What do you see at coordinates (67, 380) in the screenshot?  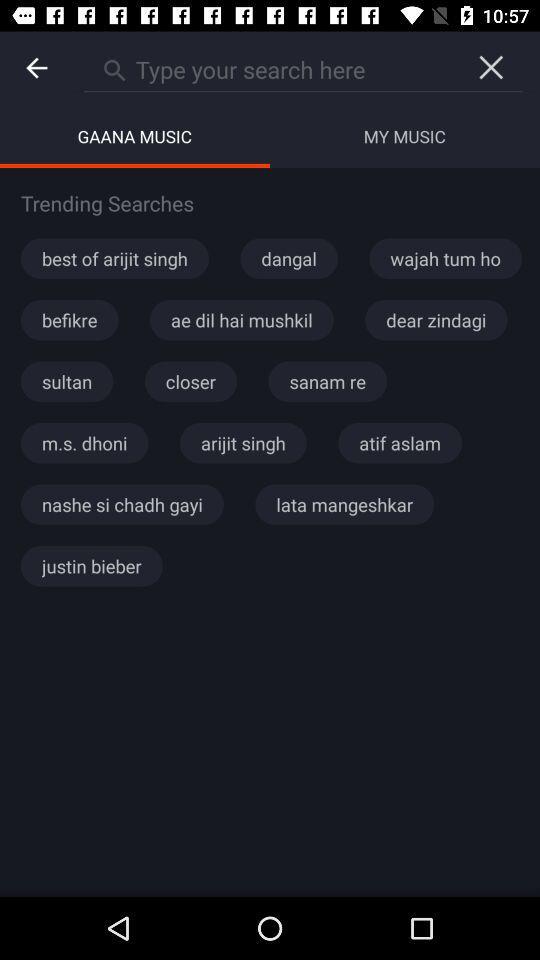 I see `sultan` at bounding box center [67, 380].